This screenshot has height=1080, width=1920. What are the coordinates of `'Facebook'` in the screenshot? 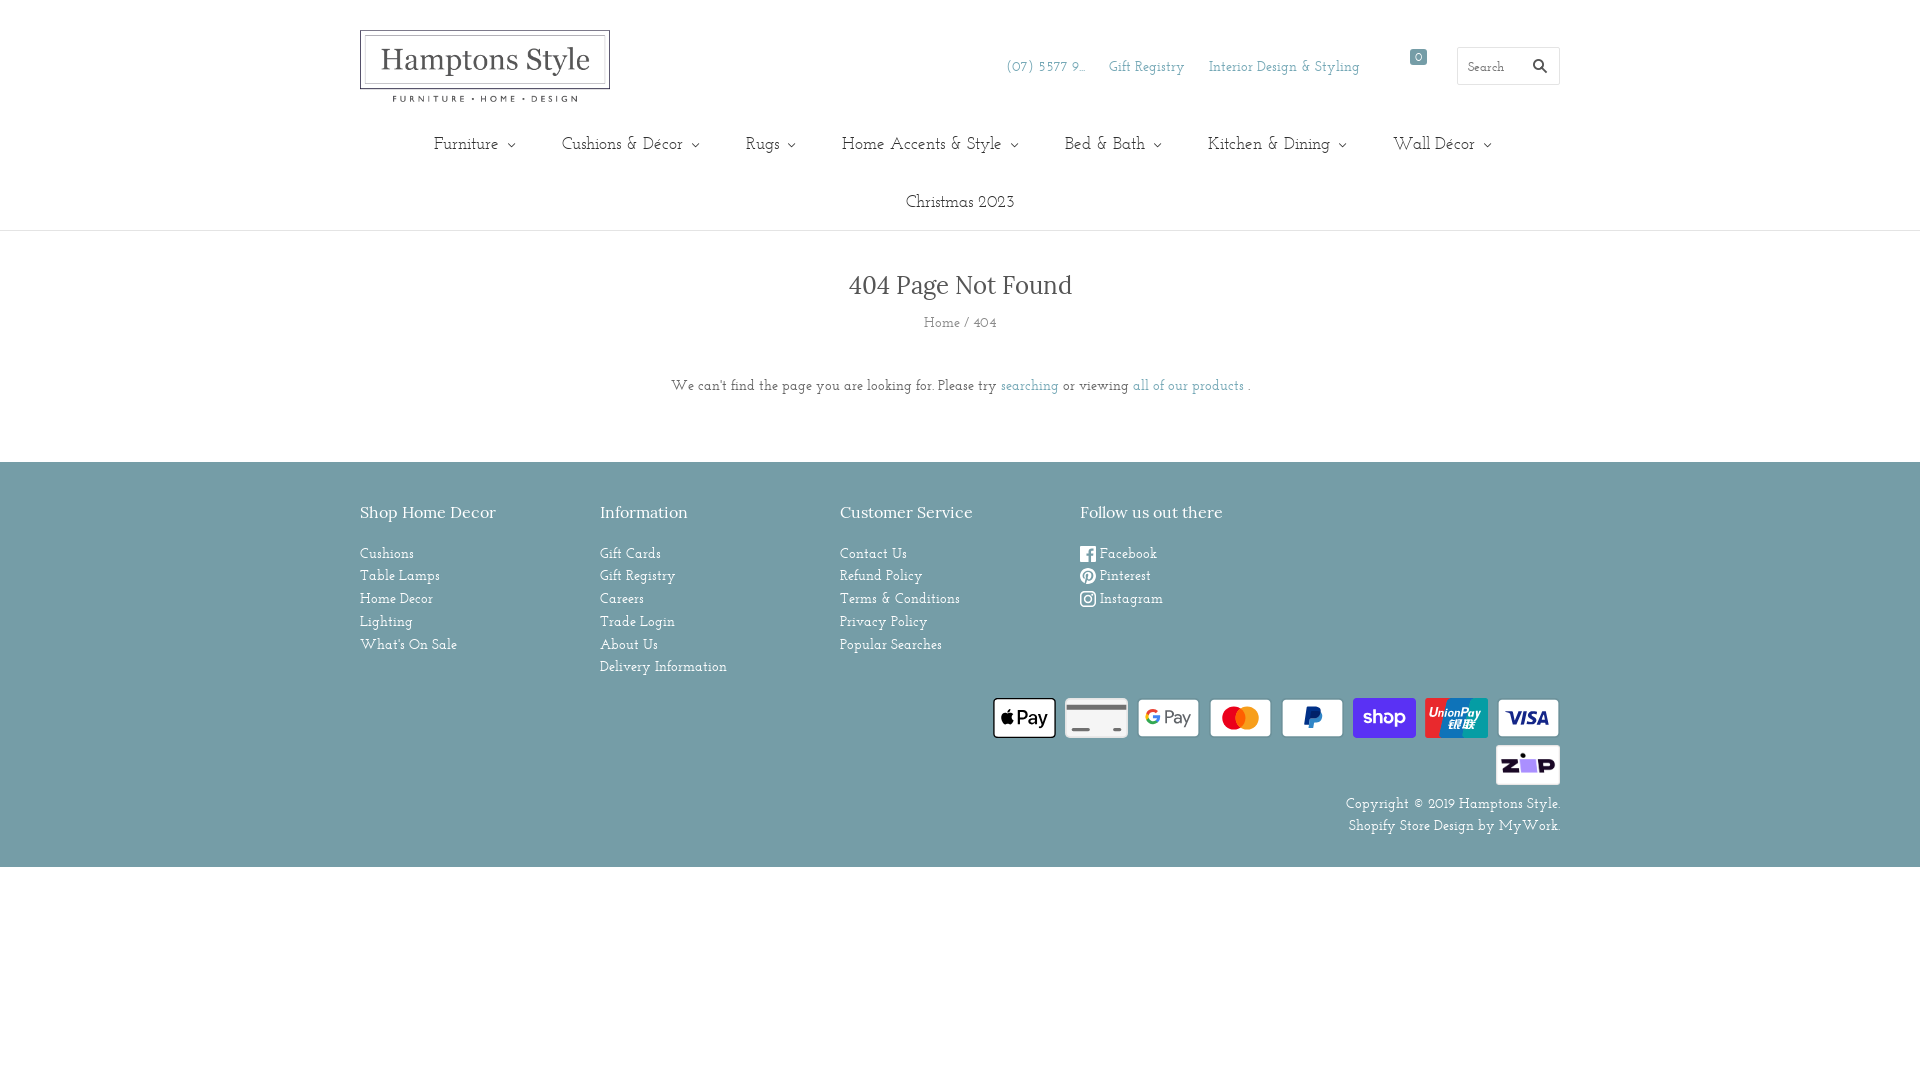 It's located at (1117, 552).